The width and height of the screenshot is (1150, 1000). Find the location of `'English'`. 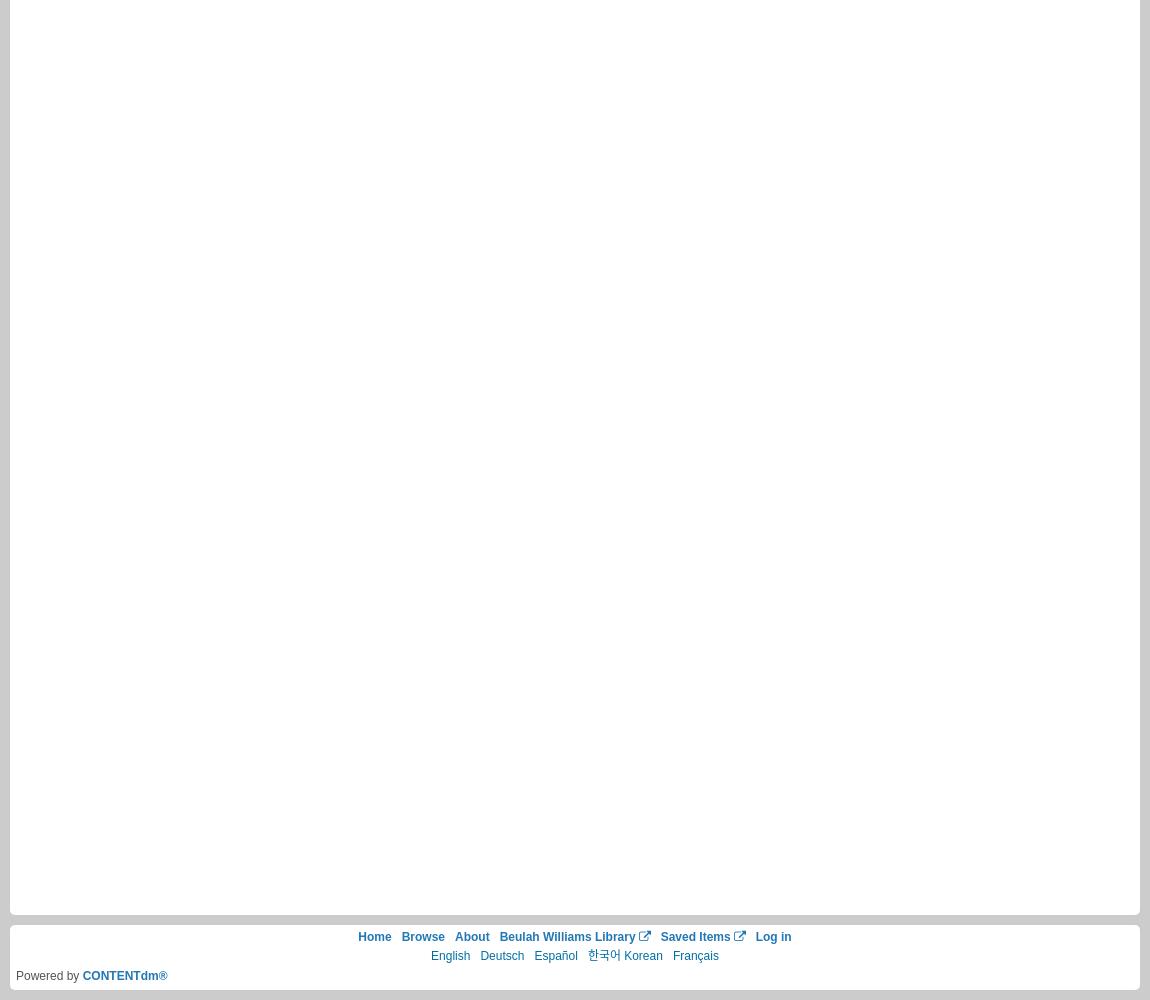

'English' is located at coordinates (450, 955).